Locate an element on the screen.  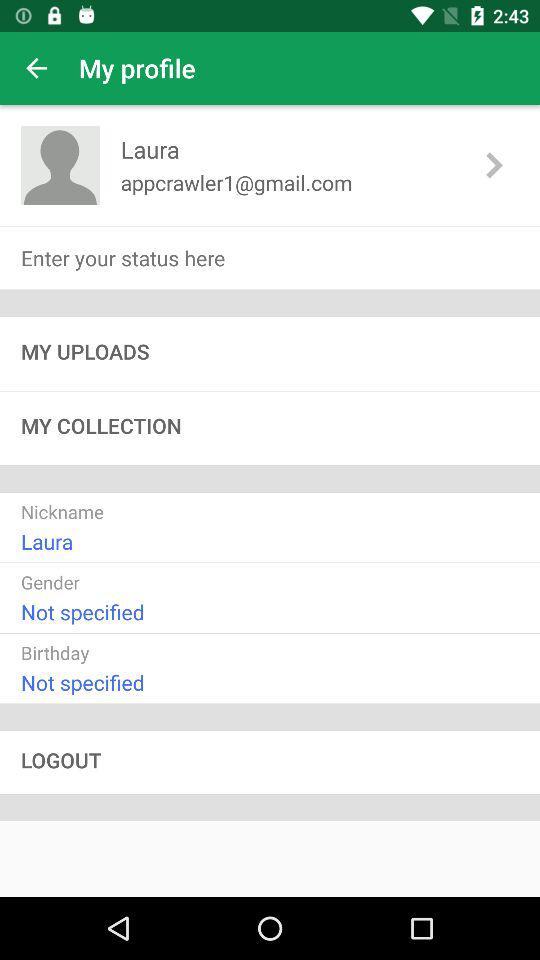
the avatar icon is located at coordinates (60, 164).